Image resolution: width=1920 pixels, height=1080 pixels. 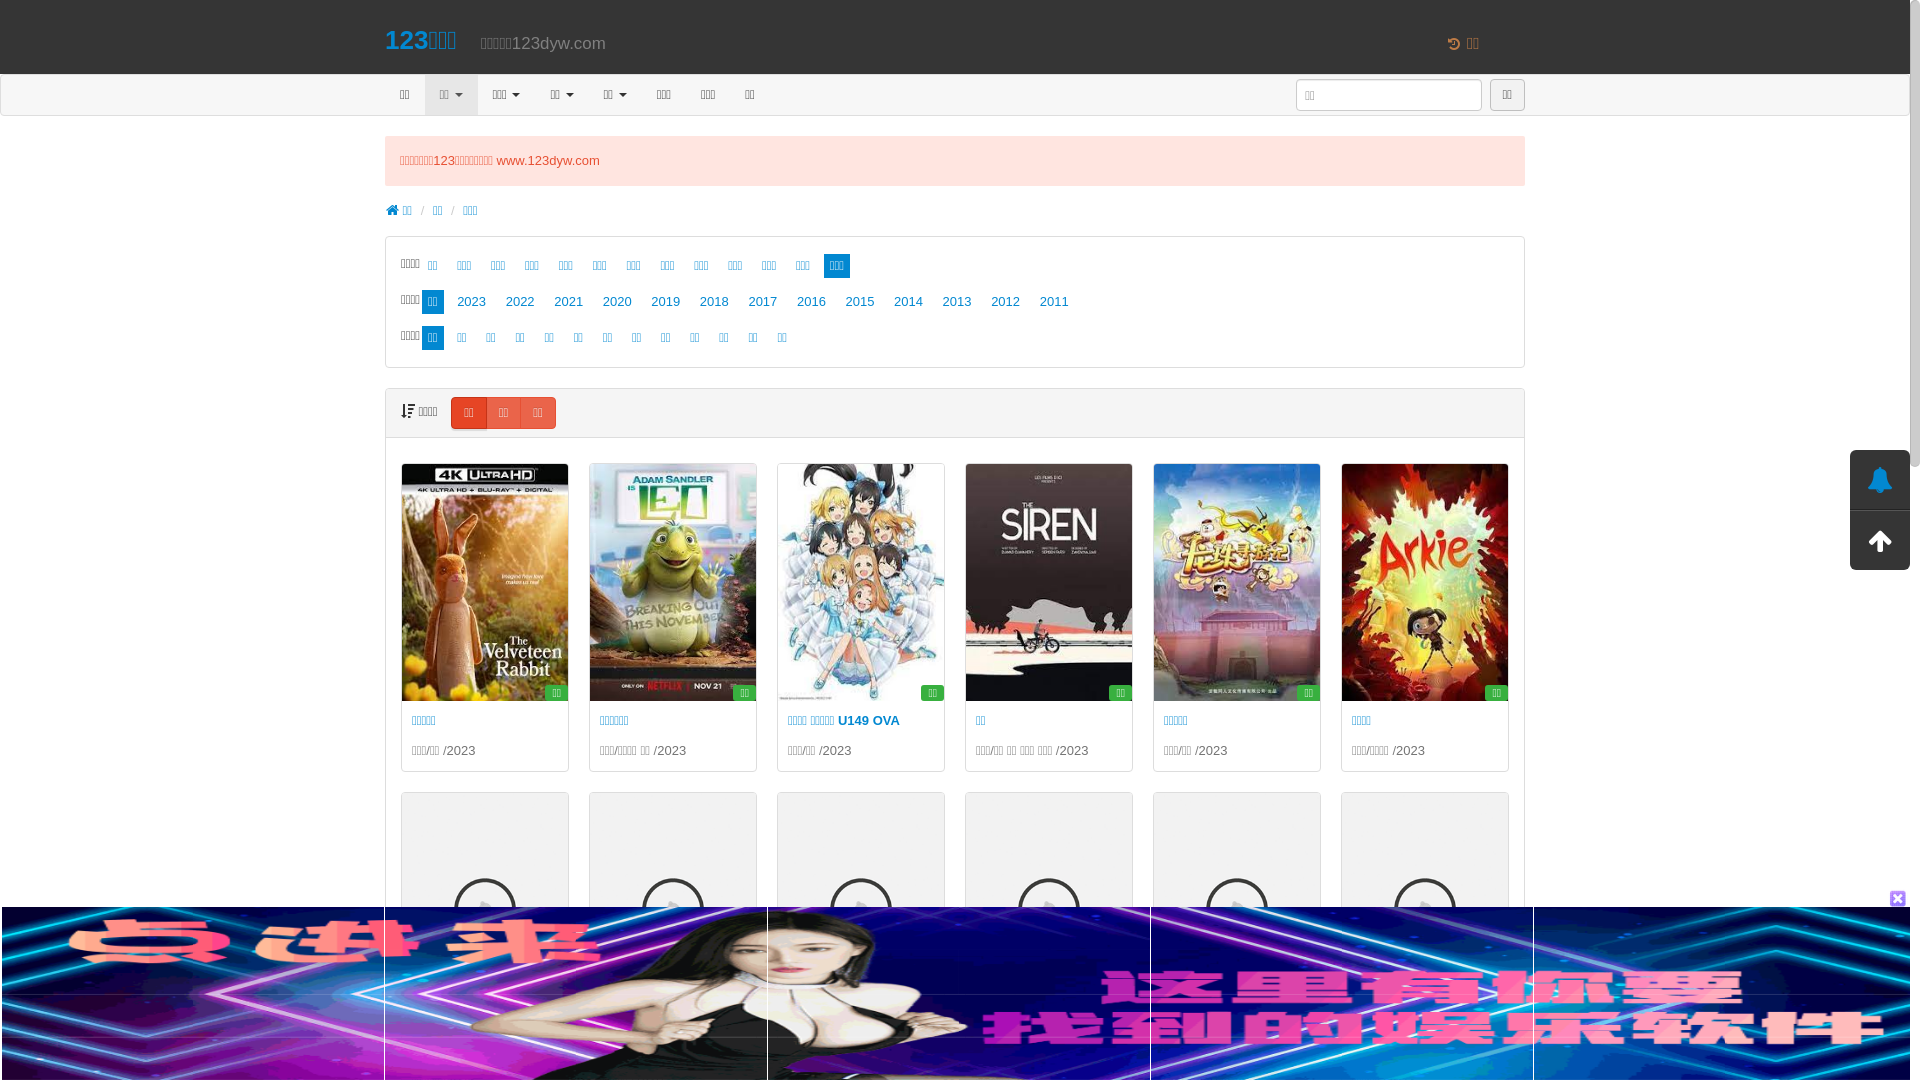 What do you see at coordinates (811, 301) in the screenshot?
I see `'2016'` at bounding box center [811, 301].